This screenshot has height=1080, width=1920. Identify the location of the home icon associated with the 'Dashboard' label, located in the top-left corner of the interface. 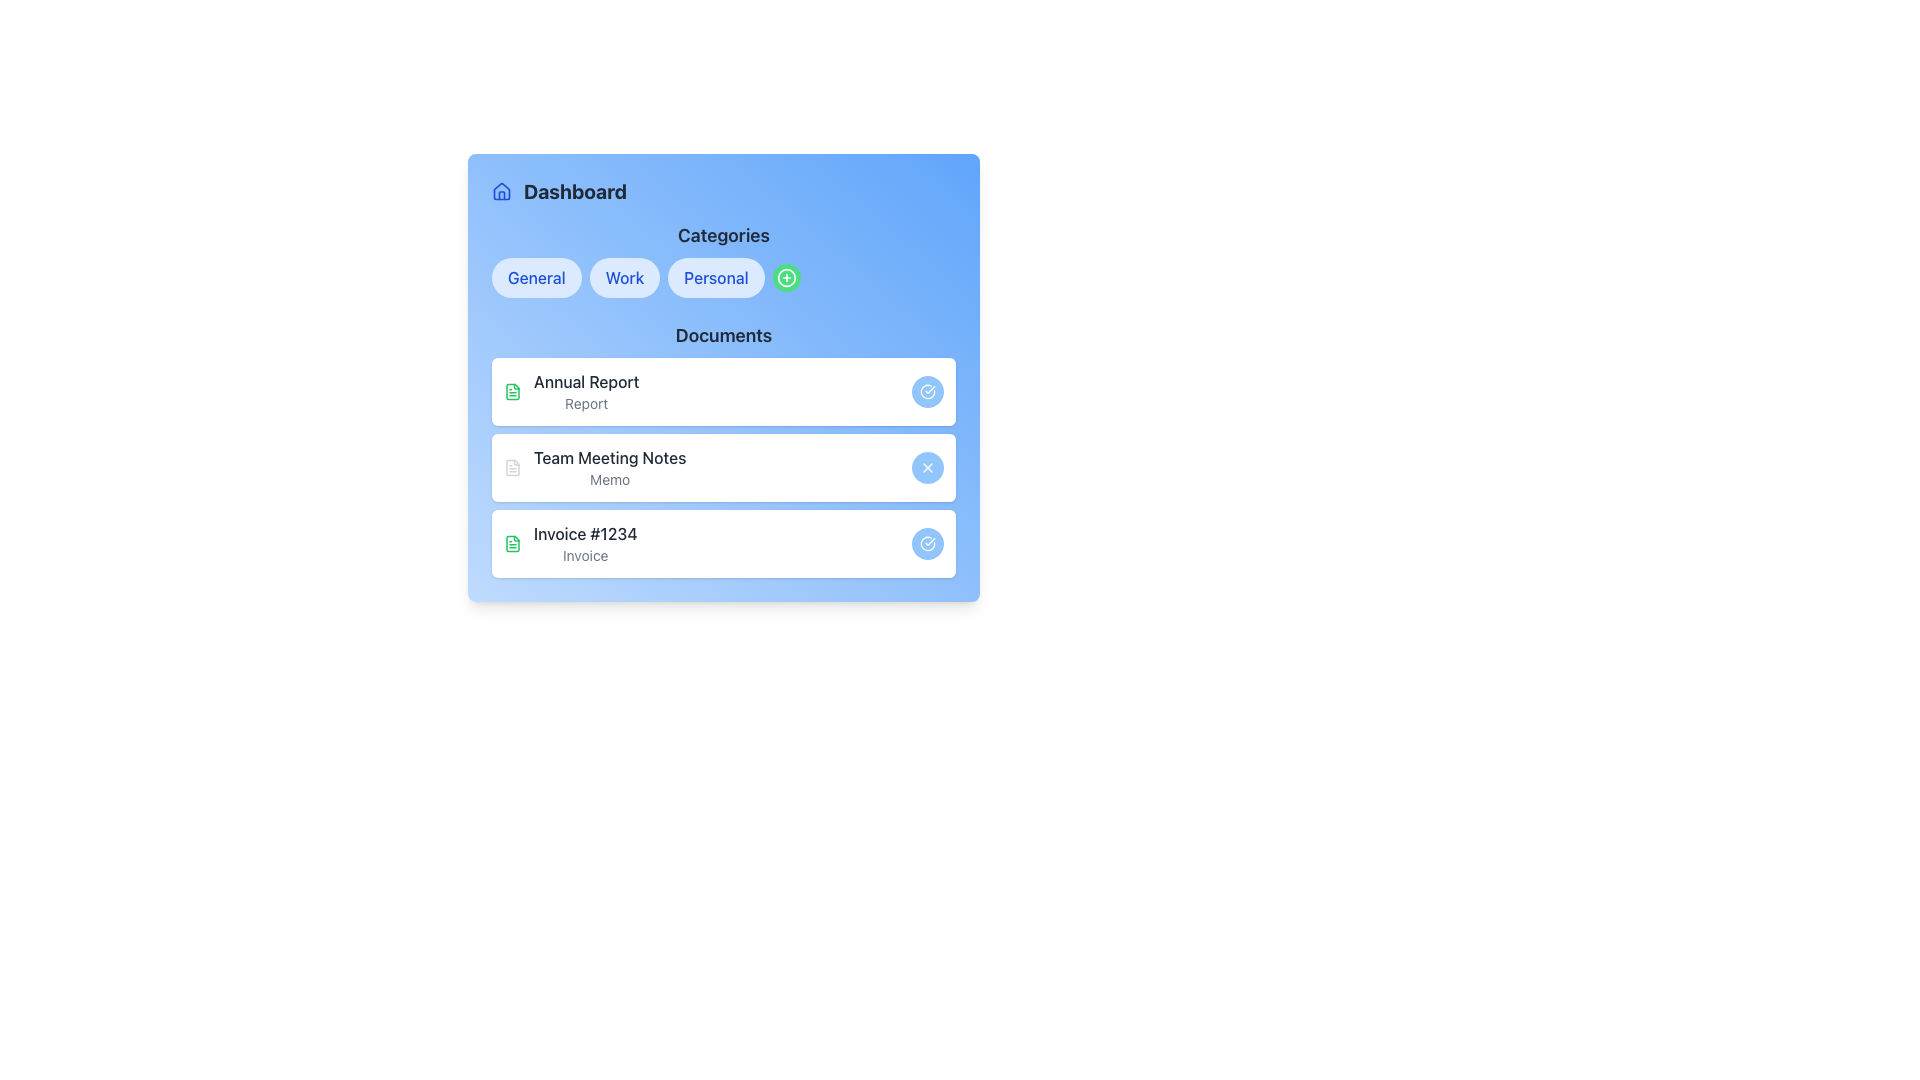
(502, 192).